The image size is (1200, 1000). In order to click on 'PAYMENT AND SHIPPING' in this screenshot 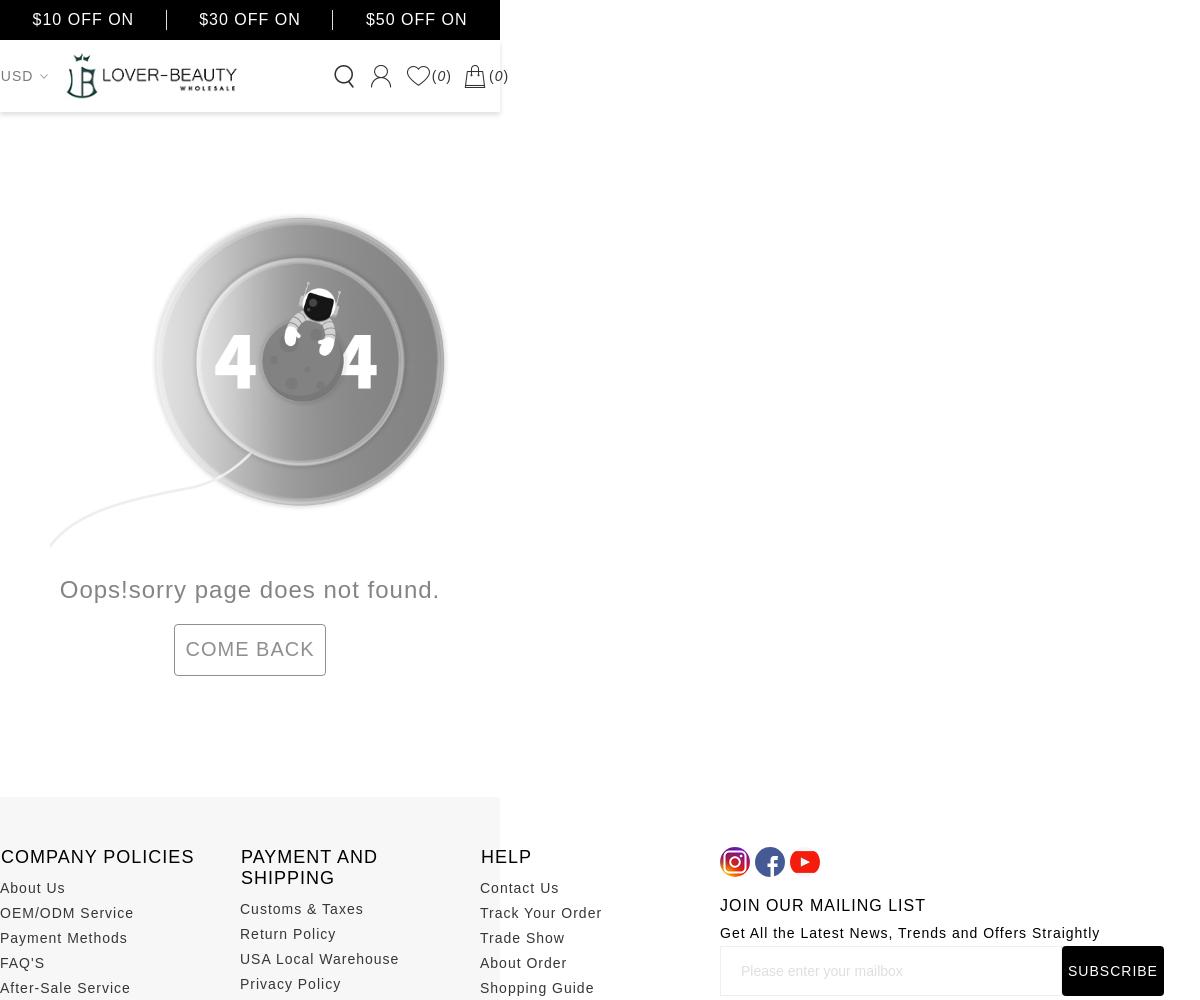, I will do `click(309, 865)`.